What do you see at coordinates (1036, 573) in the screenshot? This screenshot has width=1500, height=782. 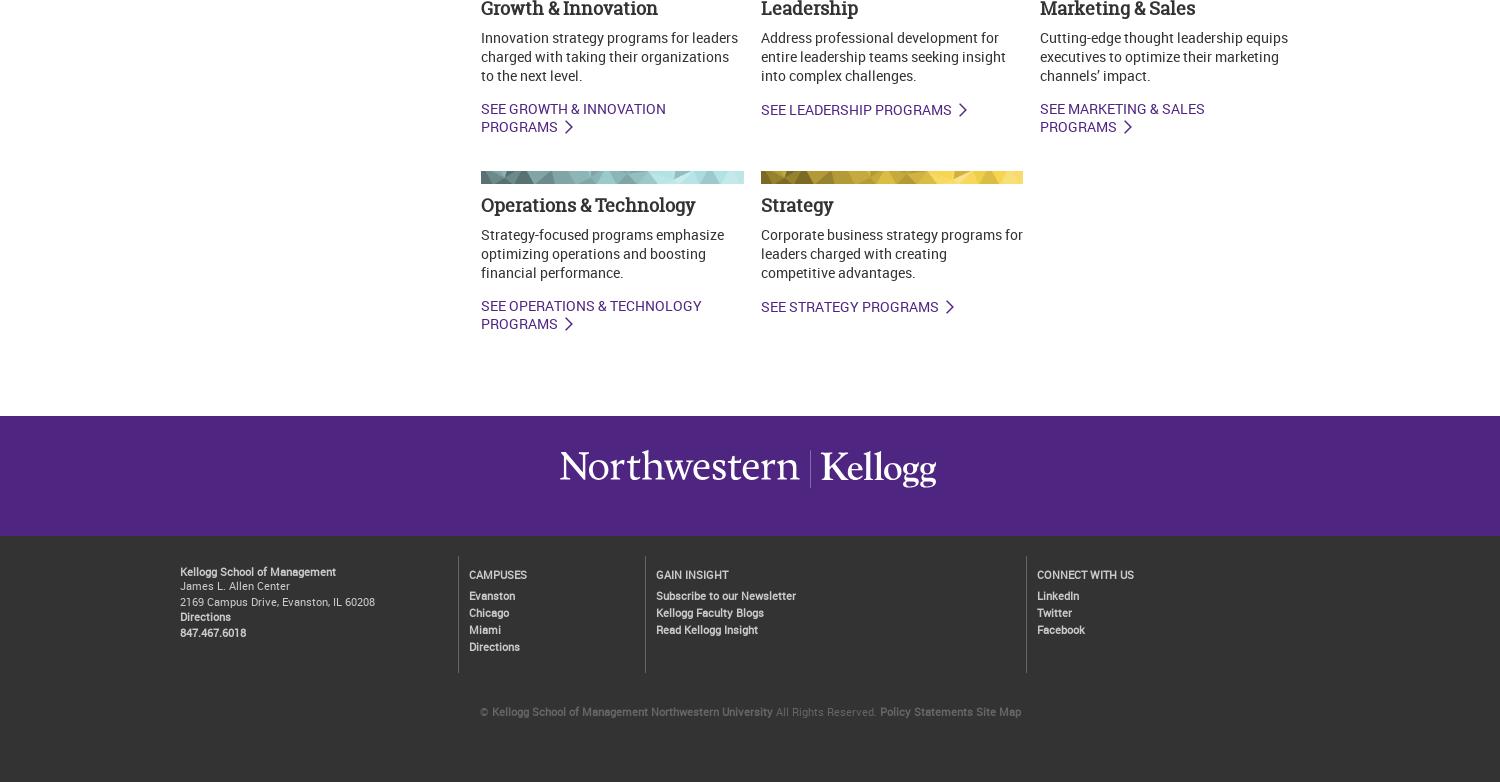 I see `'Connect with Us'` at bounding box center [1036, 573].